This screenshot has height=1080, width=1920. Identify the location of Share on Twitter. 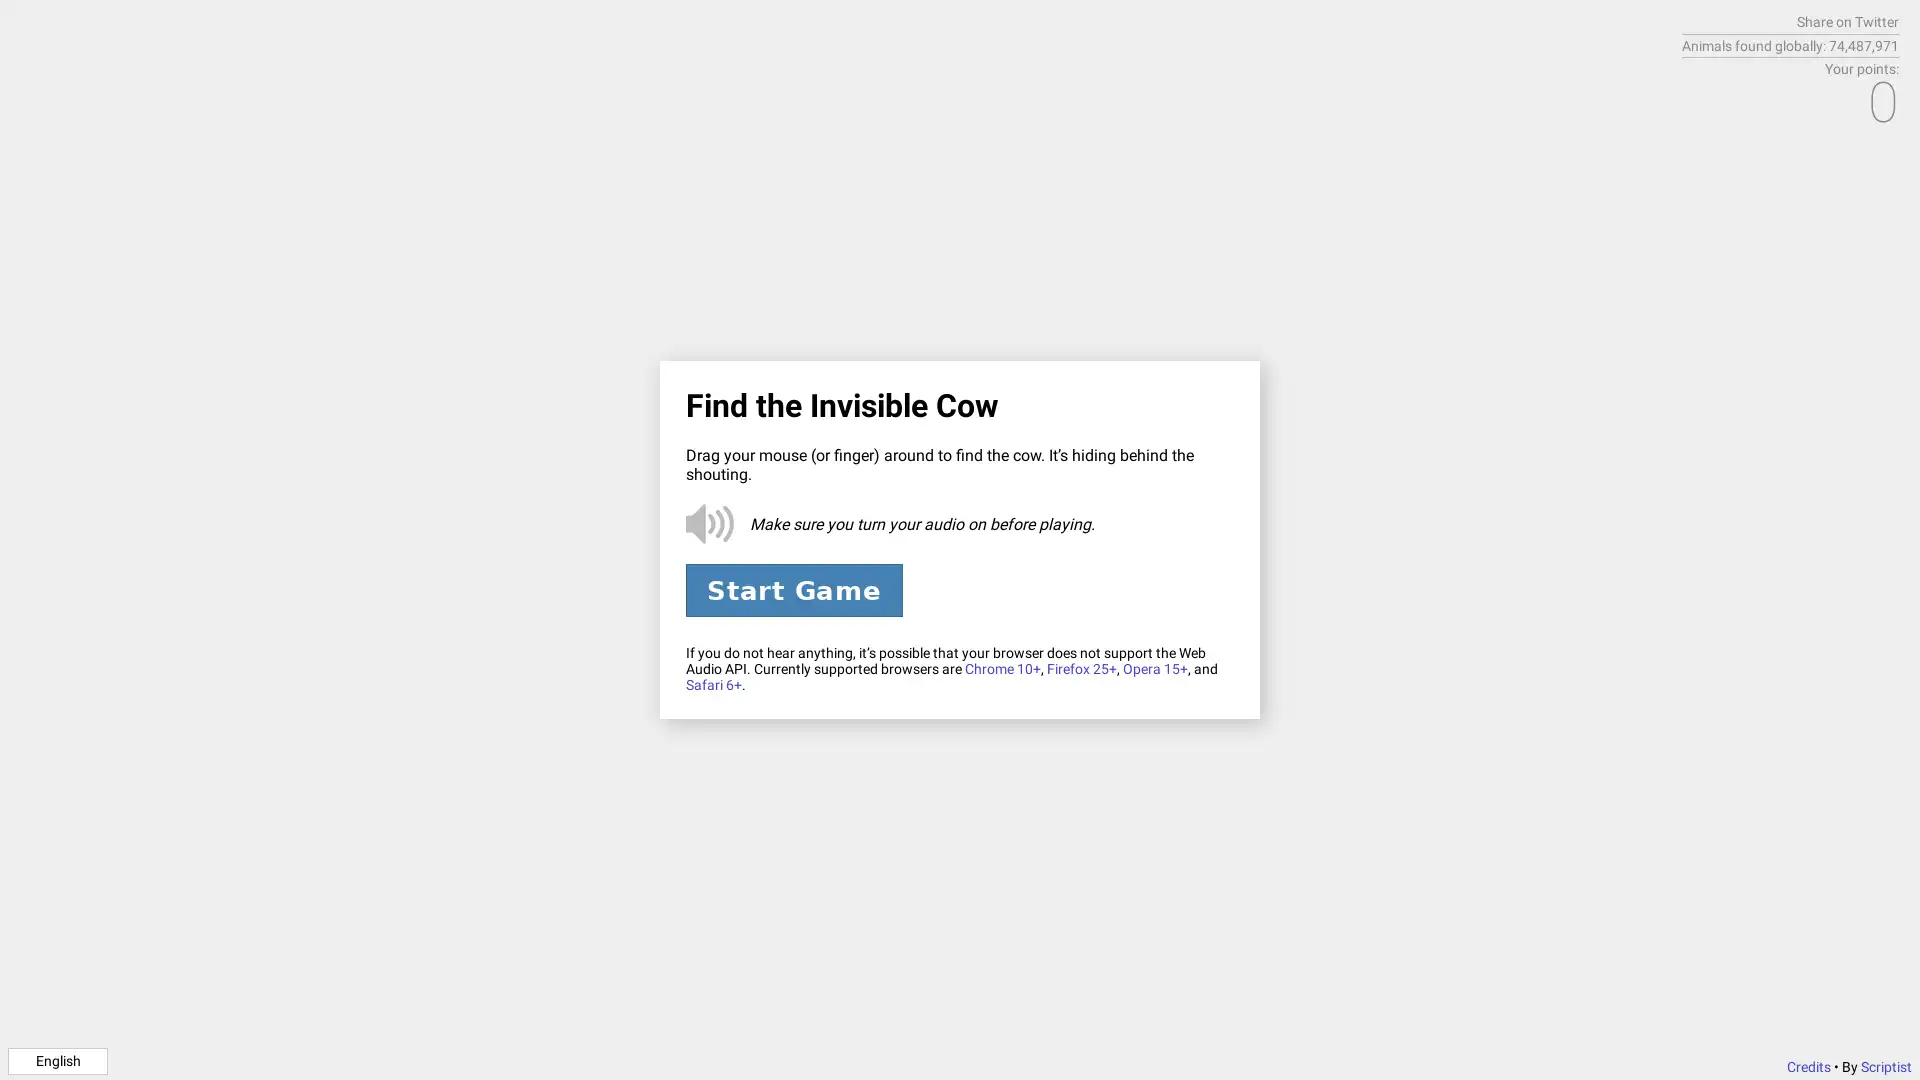
(1847, 22).